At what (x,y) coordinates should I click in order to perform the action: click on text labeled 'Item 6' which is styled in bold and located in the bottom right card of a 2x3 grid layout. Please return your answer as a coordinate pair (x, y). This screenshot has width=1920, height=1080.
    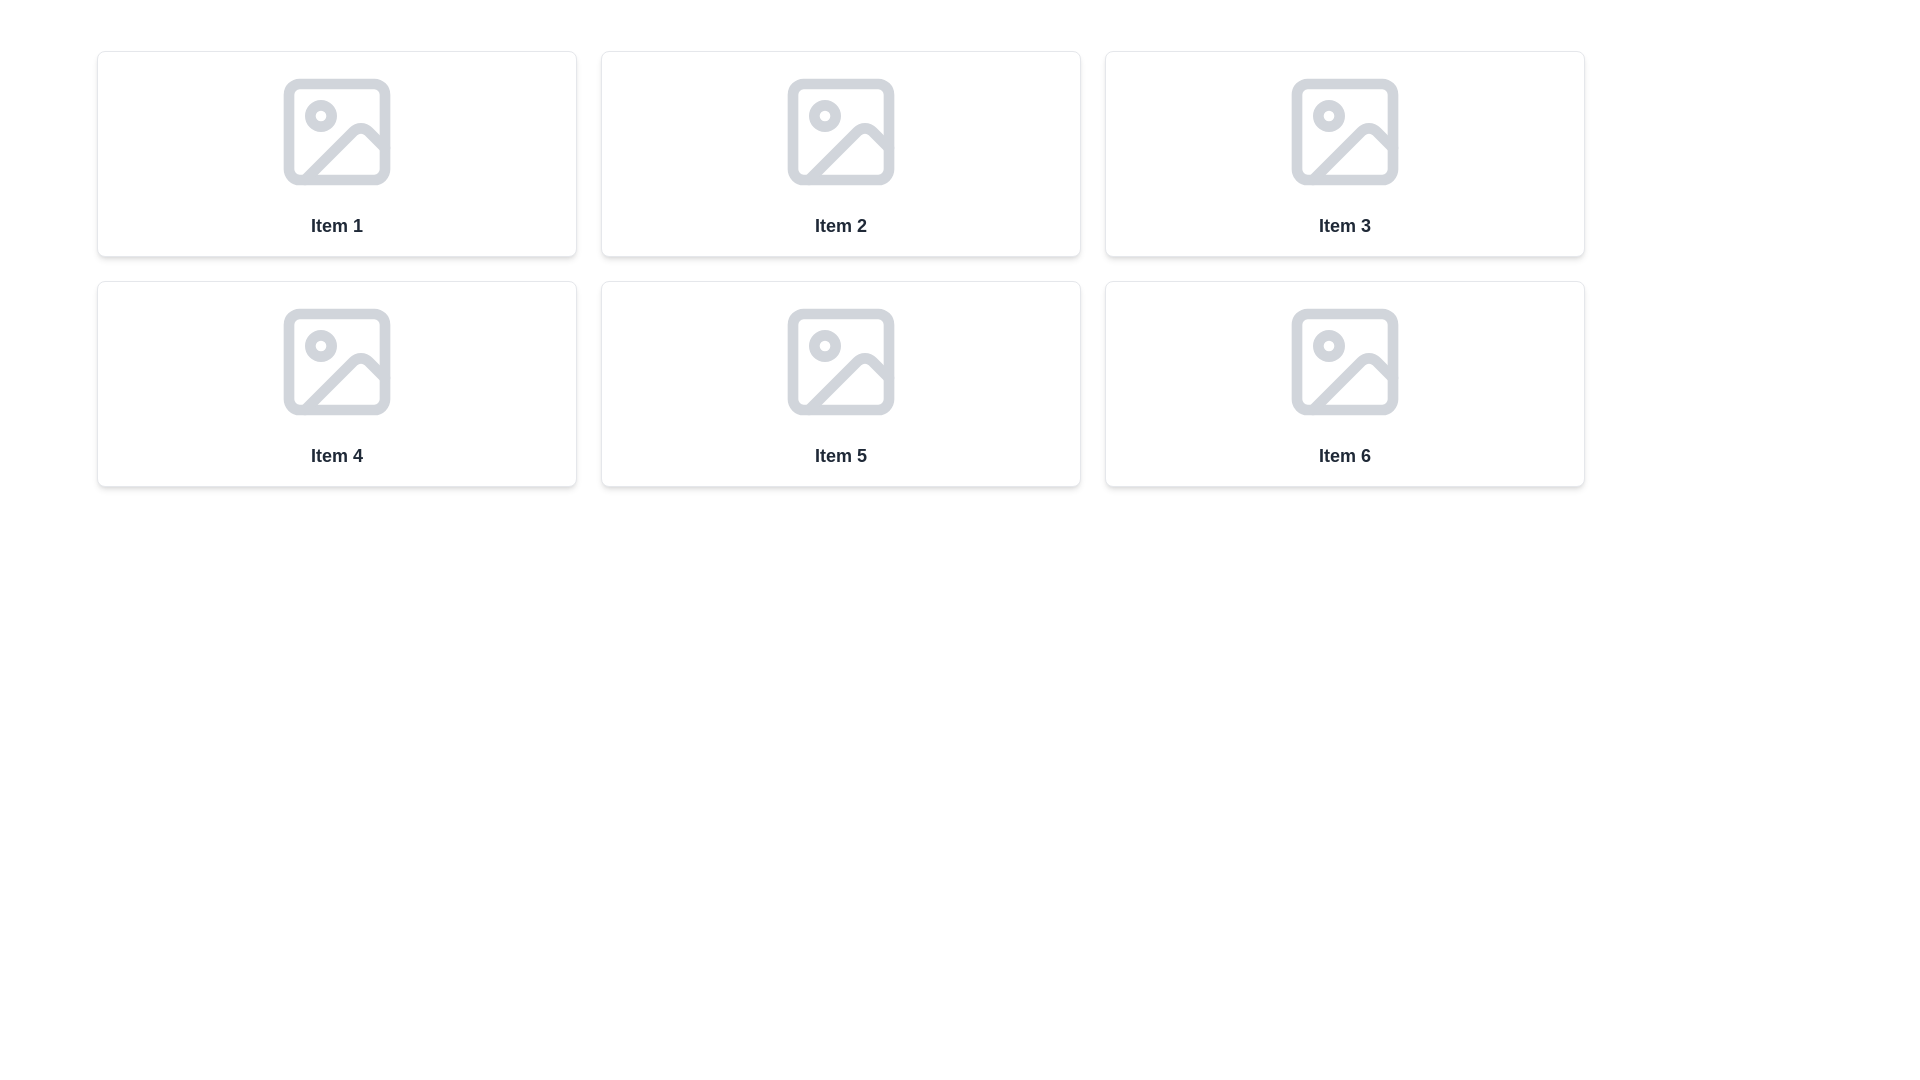
    Looking at the image, I should click on (1344, 455).